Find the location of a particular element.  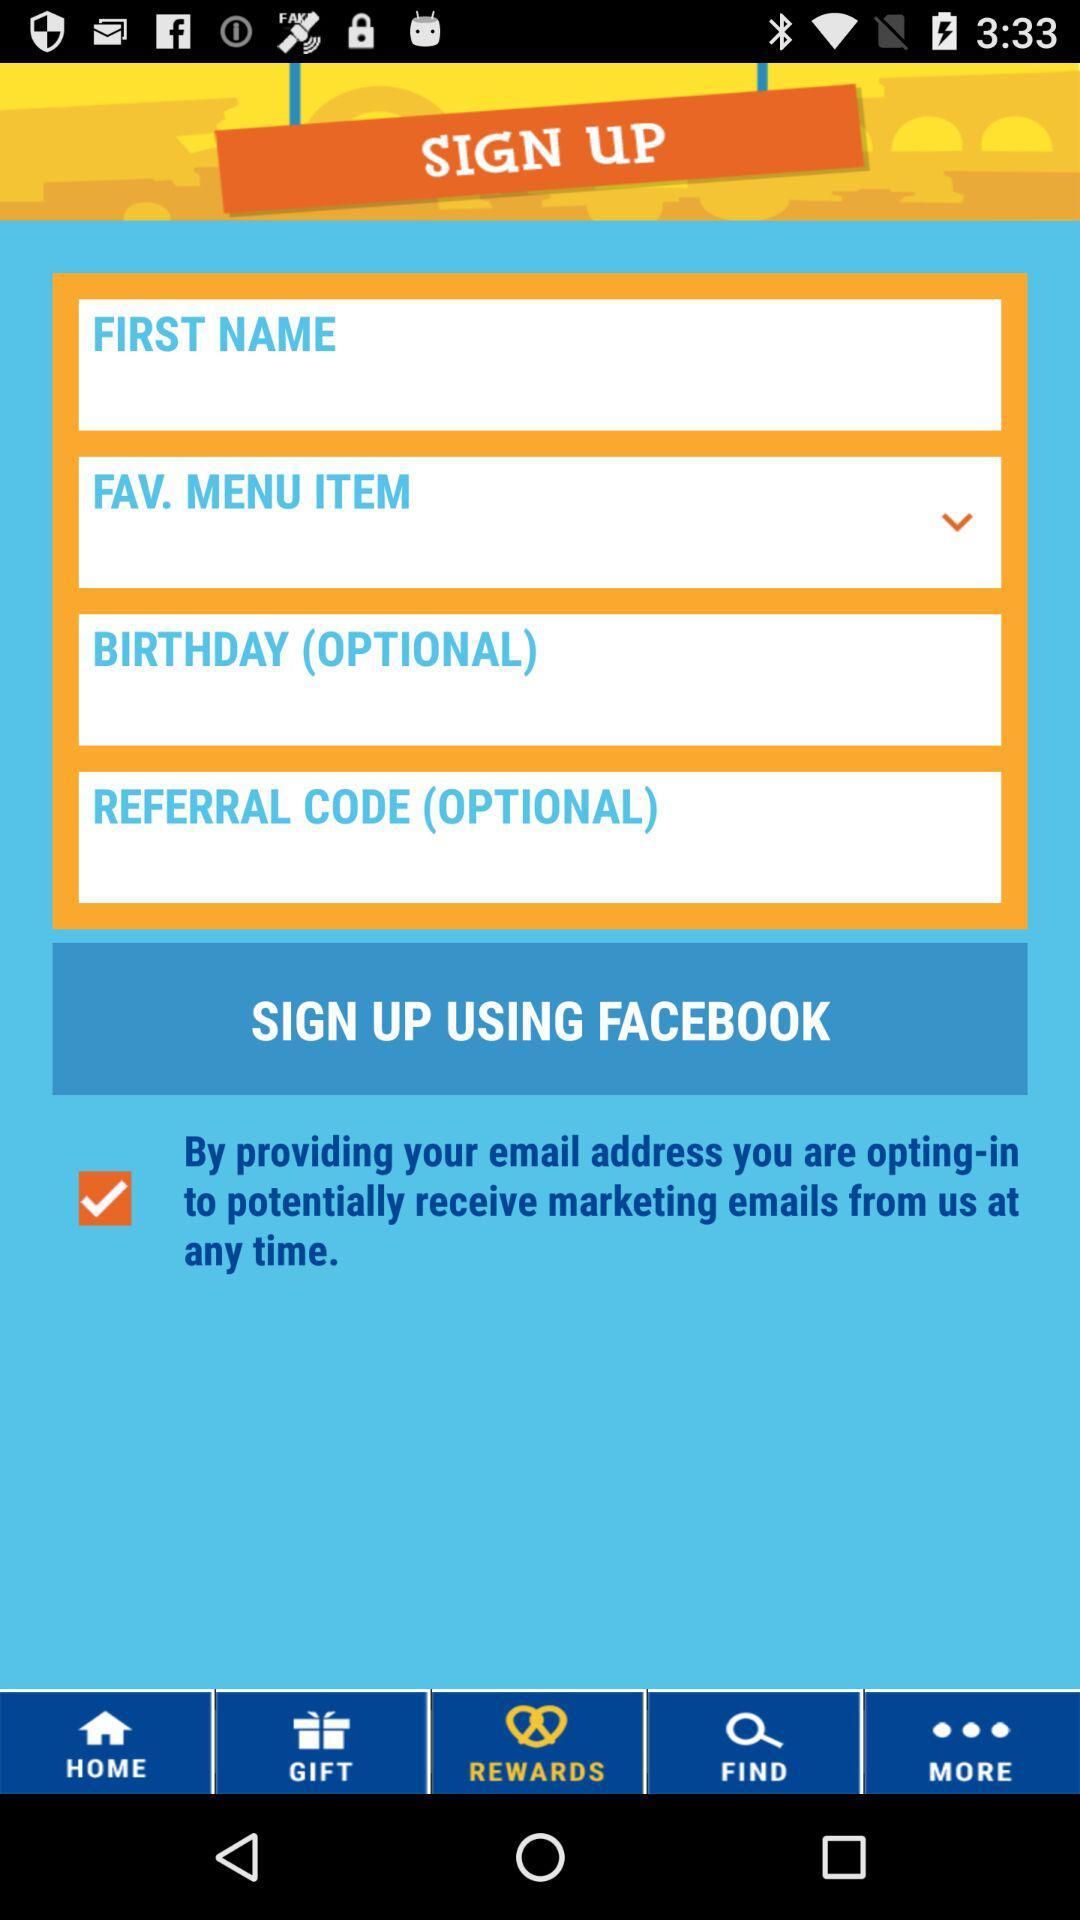

the check box below sign up using facebook is located at coordinates (105, 1199).